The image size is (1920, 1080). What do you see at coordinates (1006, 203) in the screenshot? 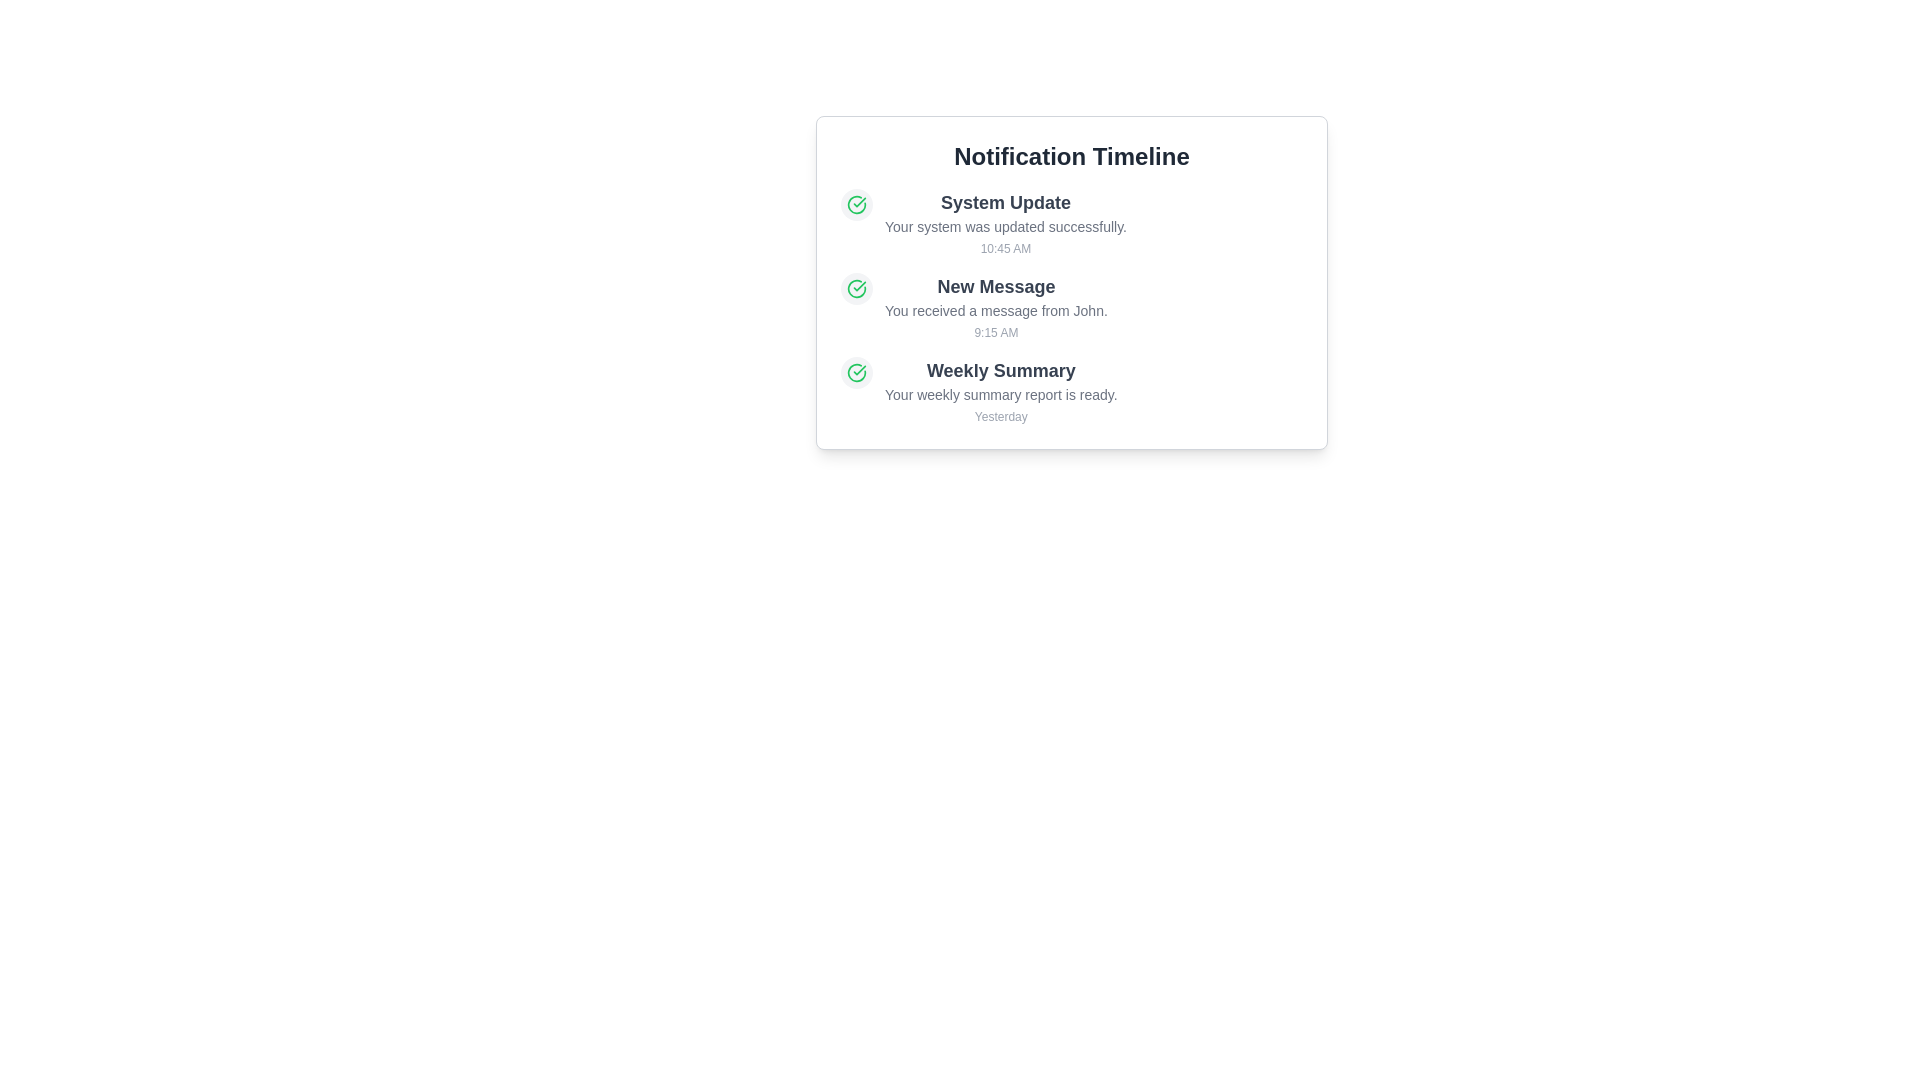
I see `the text label indicating a system update notification, which is positioned under 'Notification Timeline' and aligned with a green checkmark icon` at bounding box center [1006, 203].